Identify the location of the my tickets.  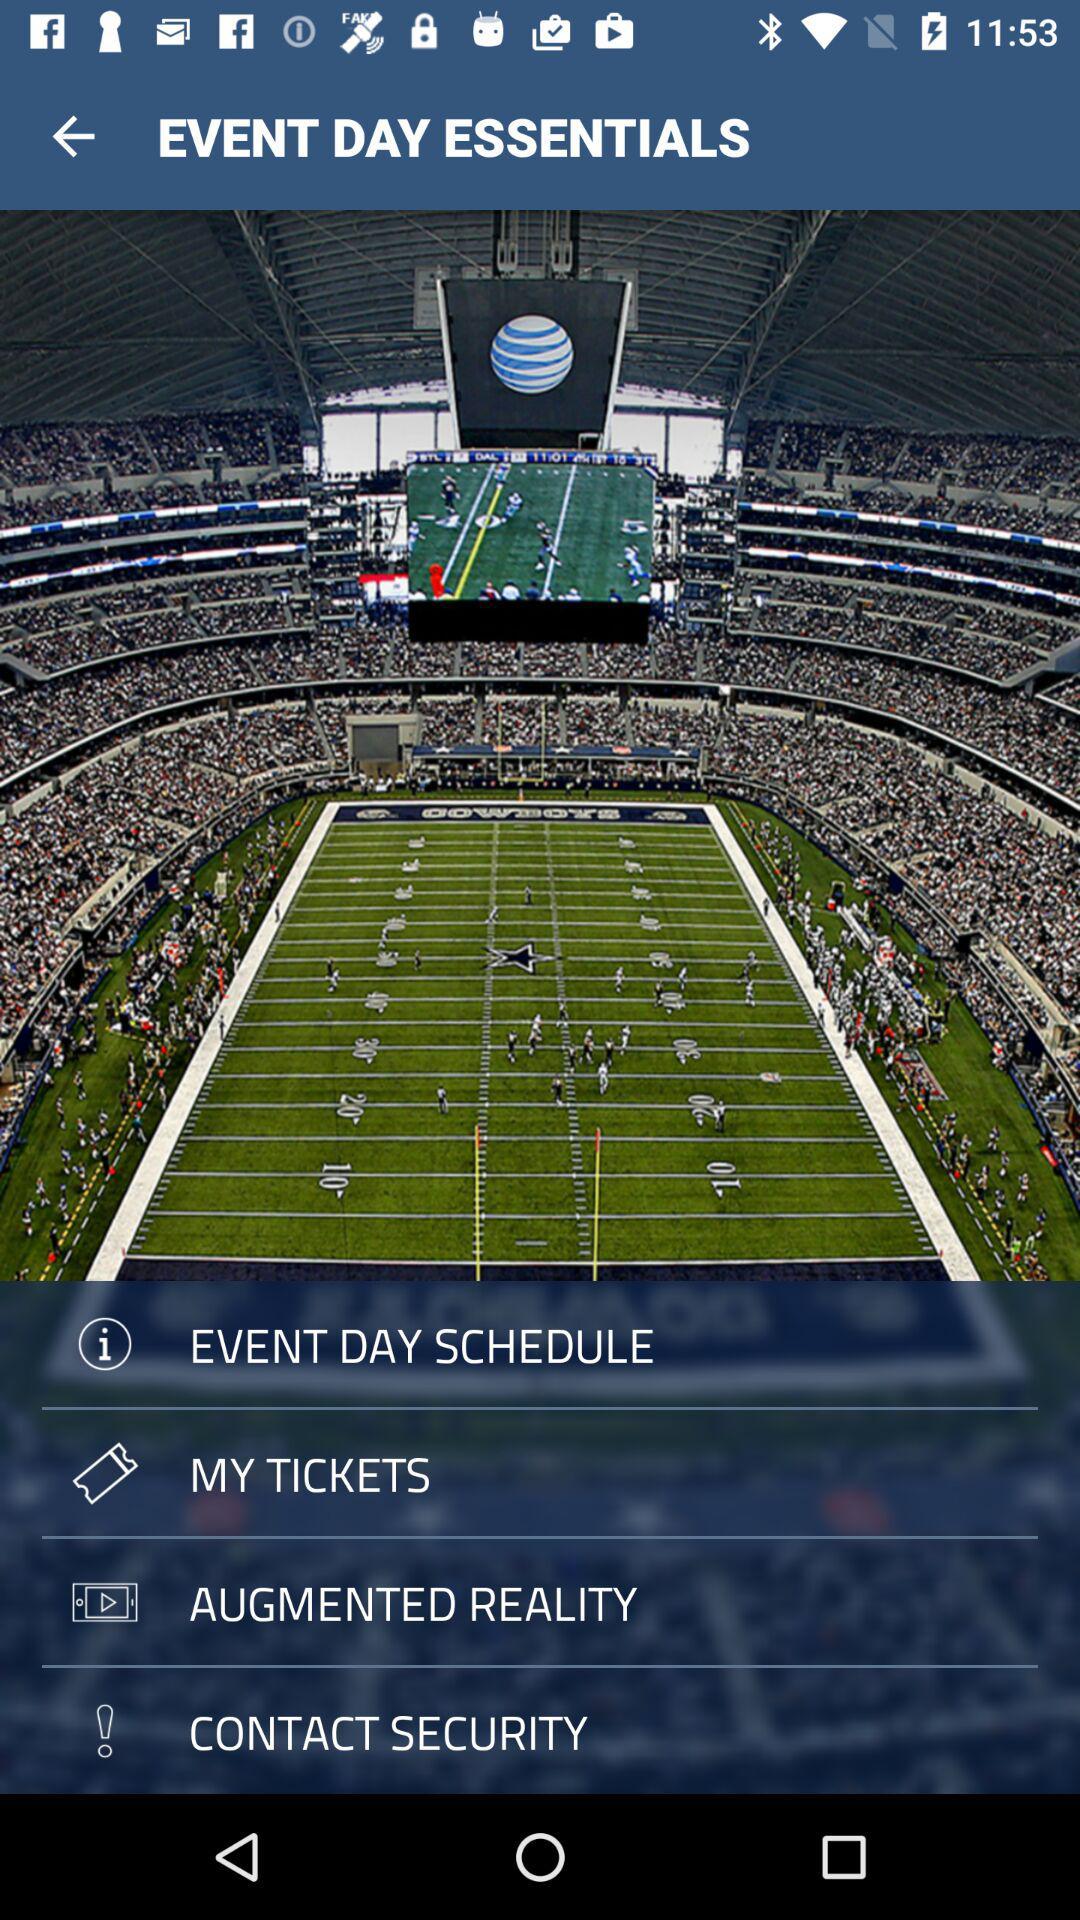
(540, 1473).